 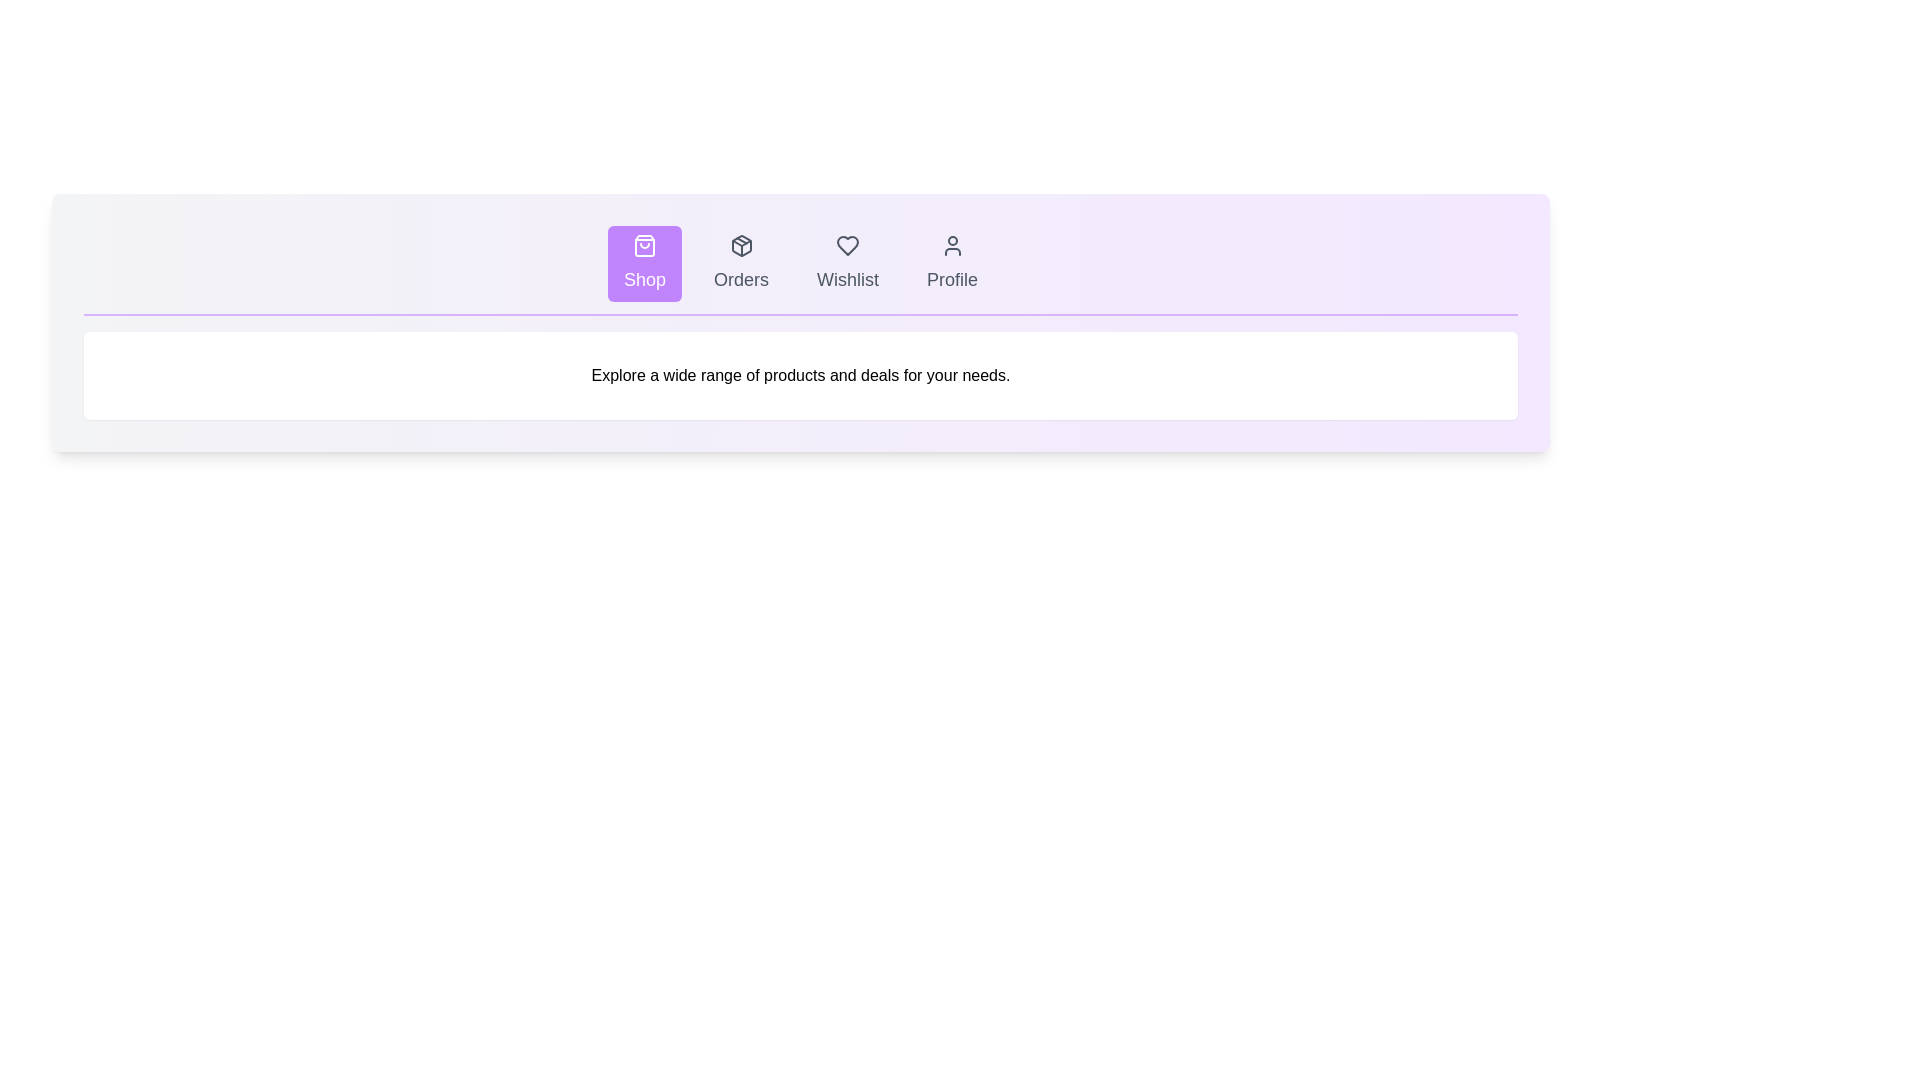 What do you see at coordinates (644, 262) in the screenshot?
I see `the tab labeled Shop` at bounding box center [644, 262].